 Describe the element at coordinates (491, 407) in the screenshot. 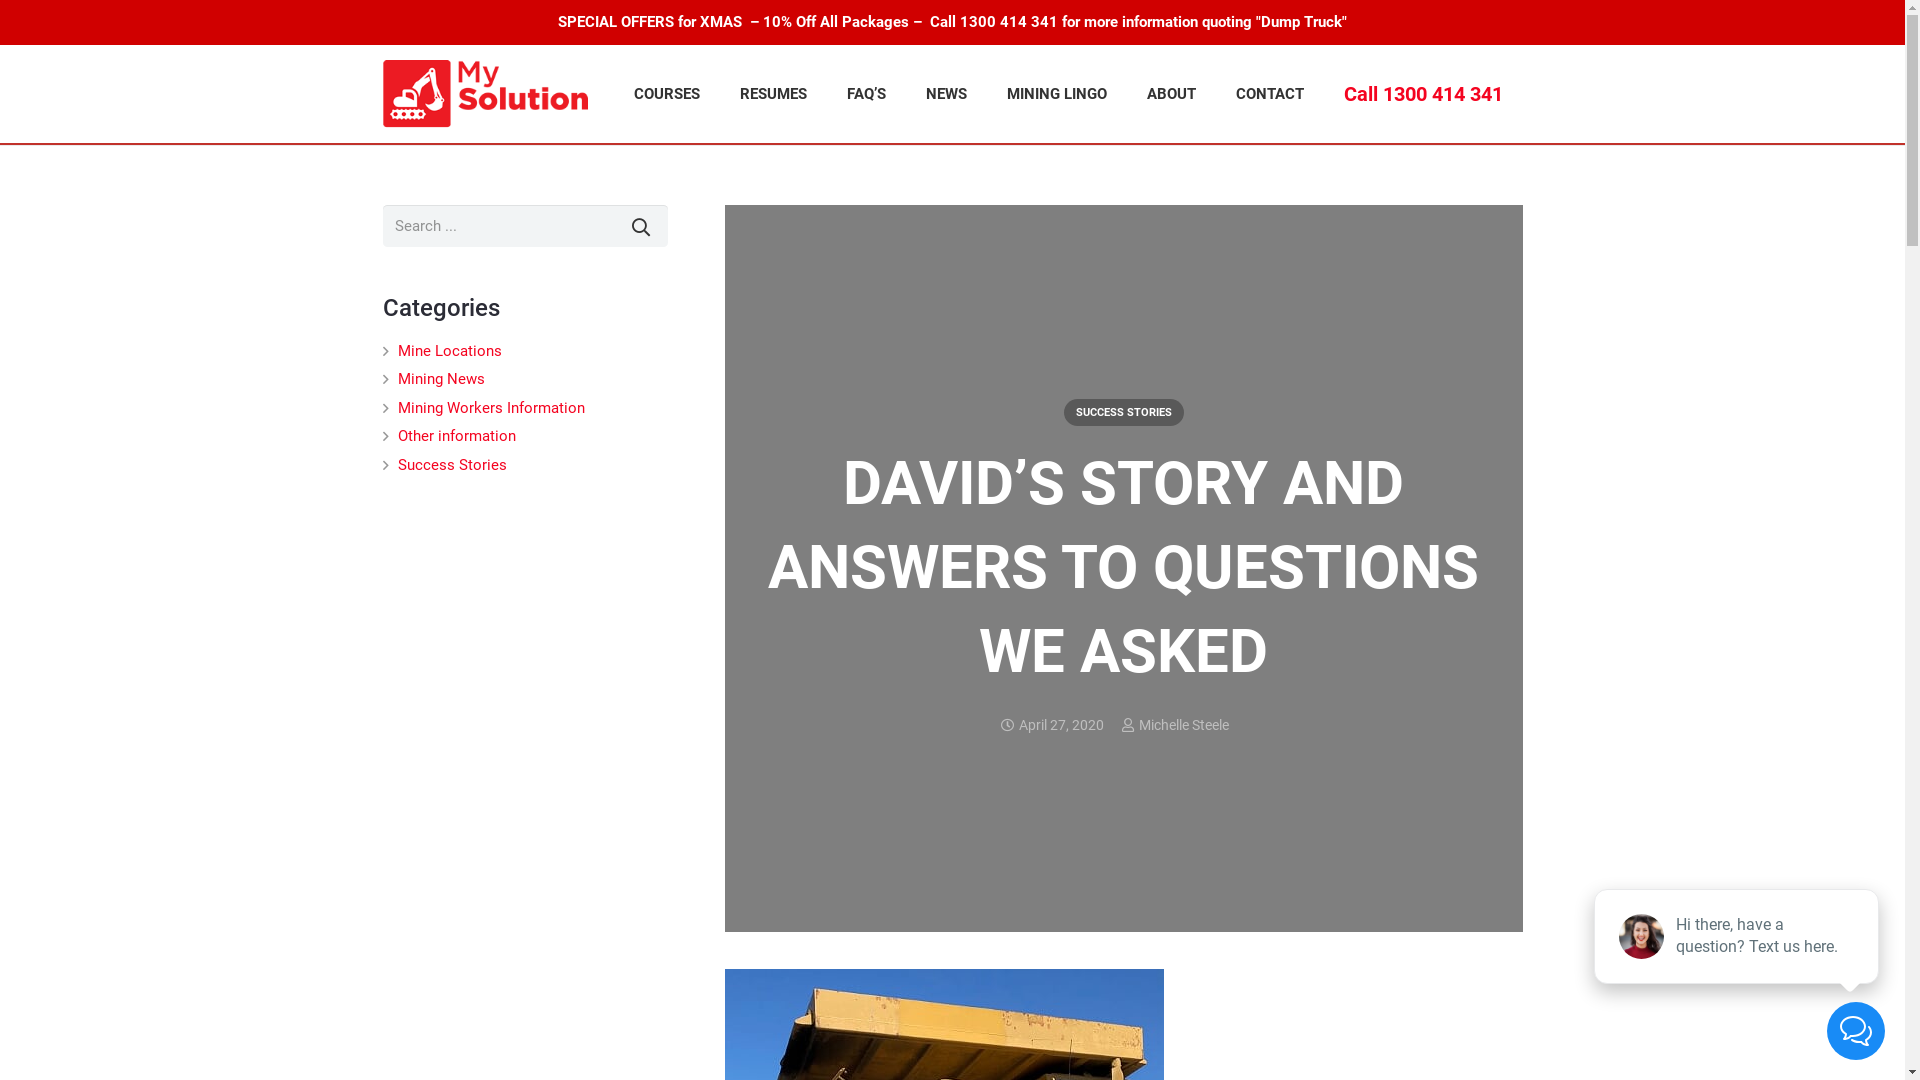

I see `'Mining Workers Information'` at that location.